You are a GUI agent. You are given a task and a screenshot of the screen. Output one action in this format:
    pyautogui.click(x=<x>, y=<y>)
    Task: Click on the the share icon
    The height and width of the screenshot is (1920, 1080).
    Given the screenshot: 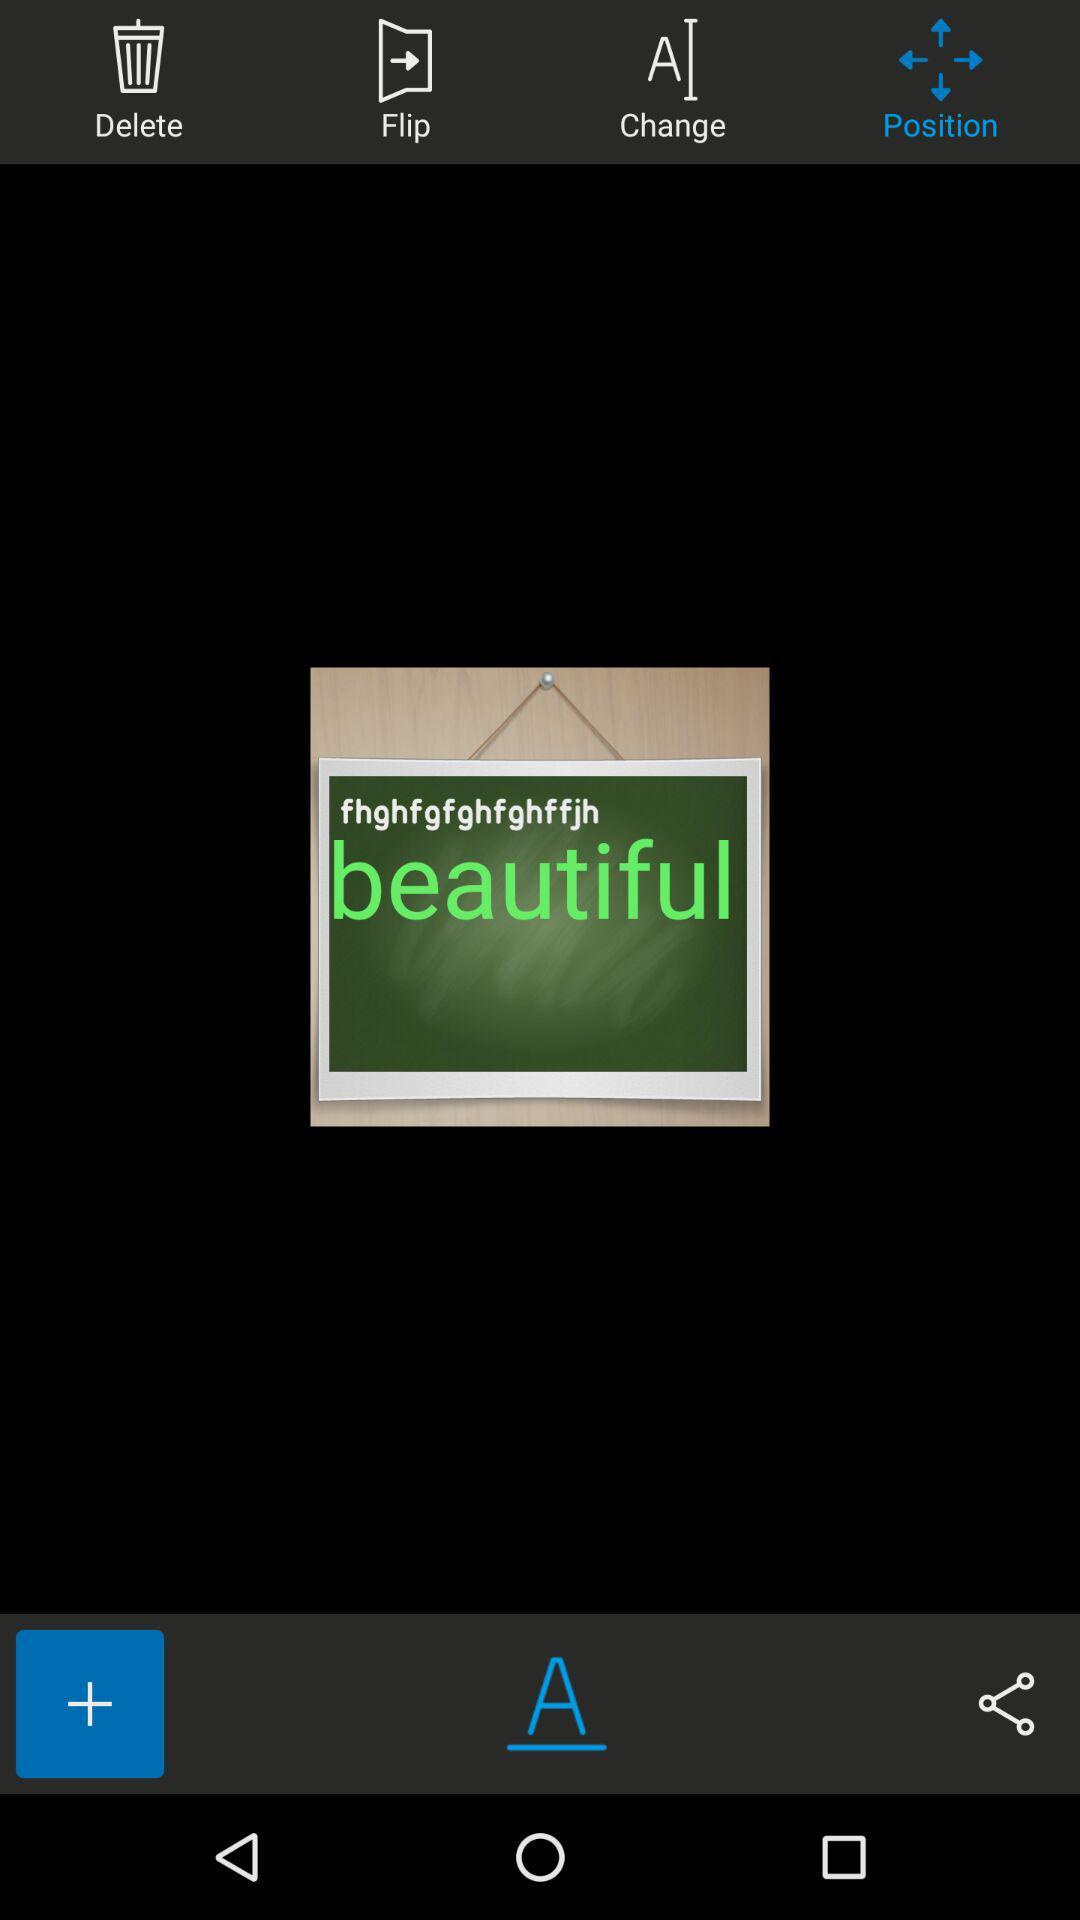 What is the action you would take?
    pyautogui.click(x=1006, y=1703)
    